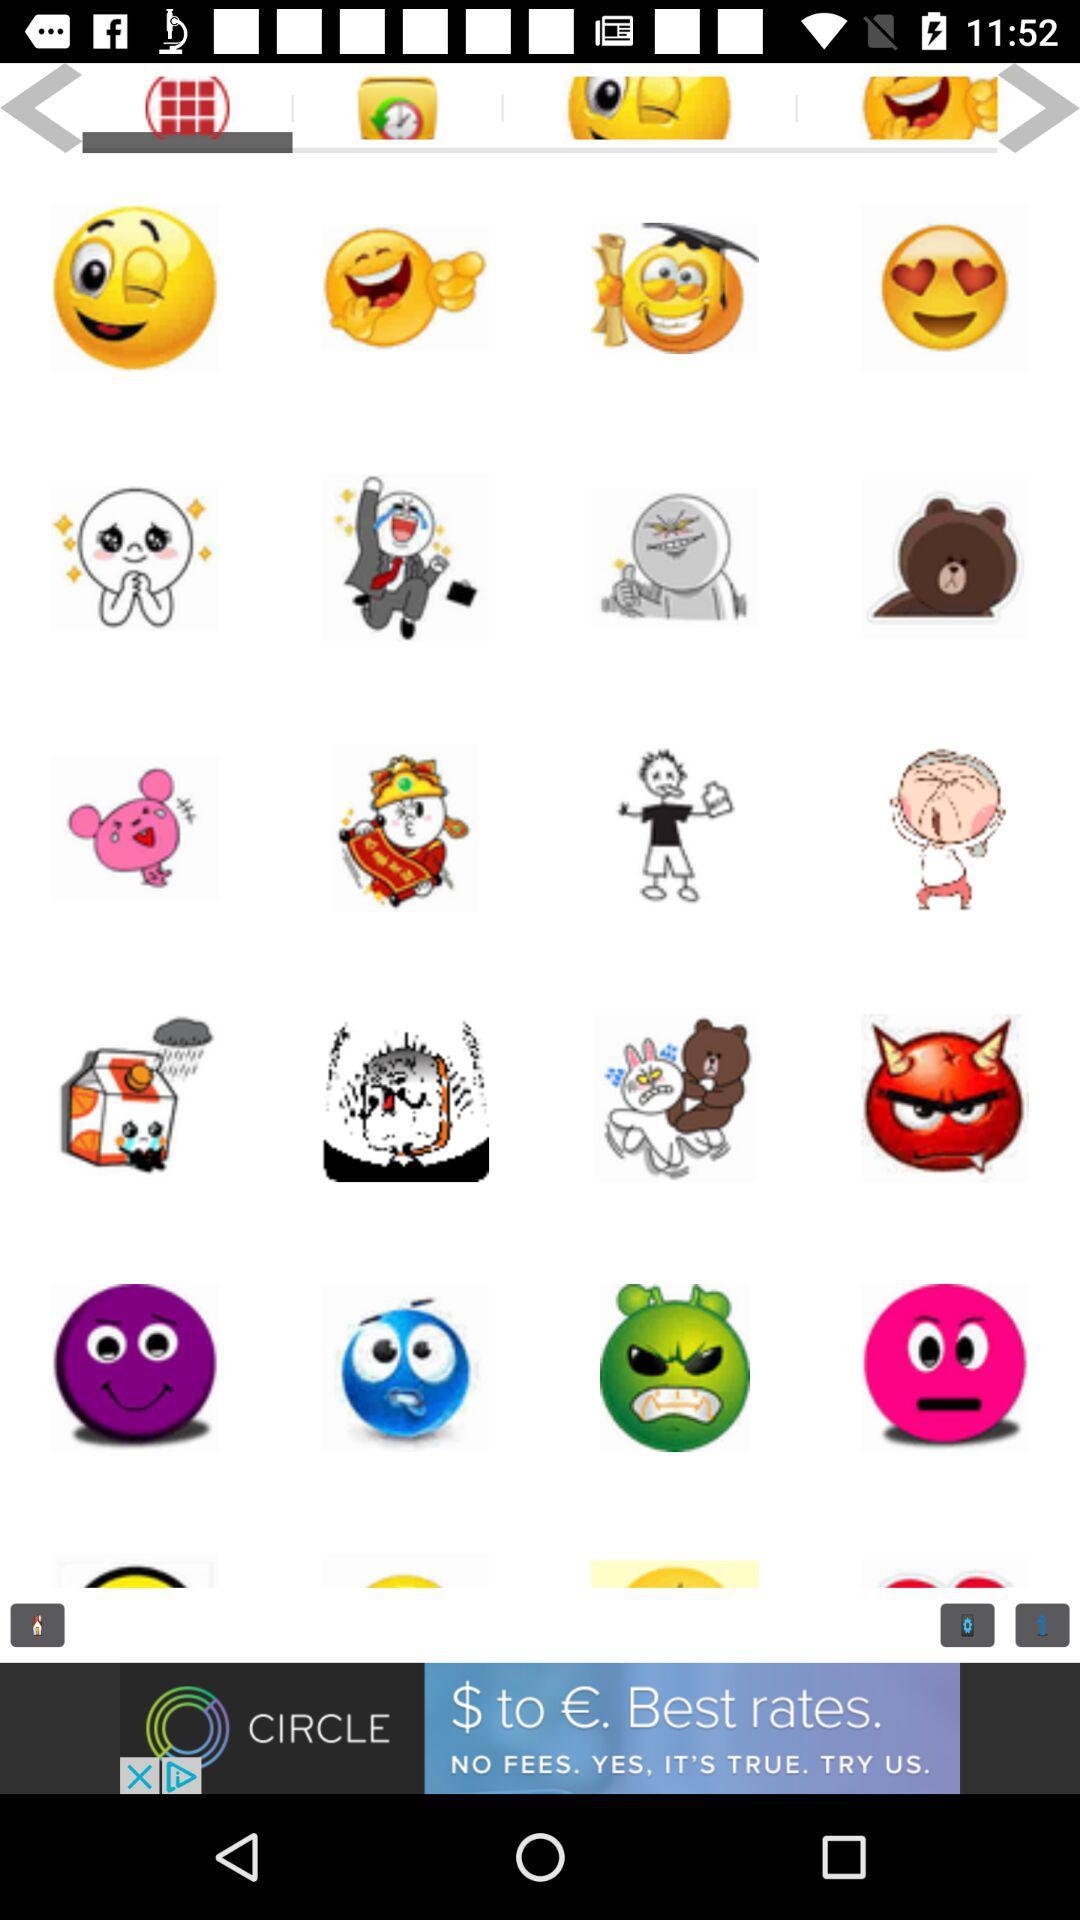 The image size is (1080, 1920). What do you see at coordinates (405, 828) in the screenshot?
I see `sticker` at bounding box center [405, 828].